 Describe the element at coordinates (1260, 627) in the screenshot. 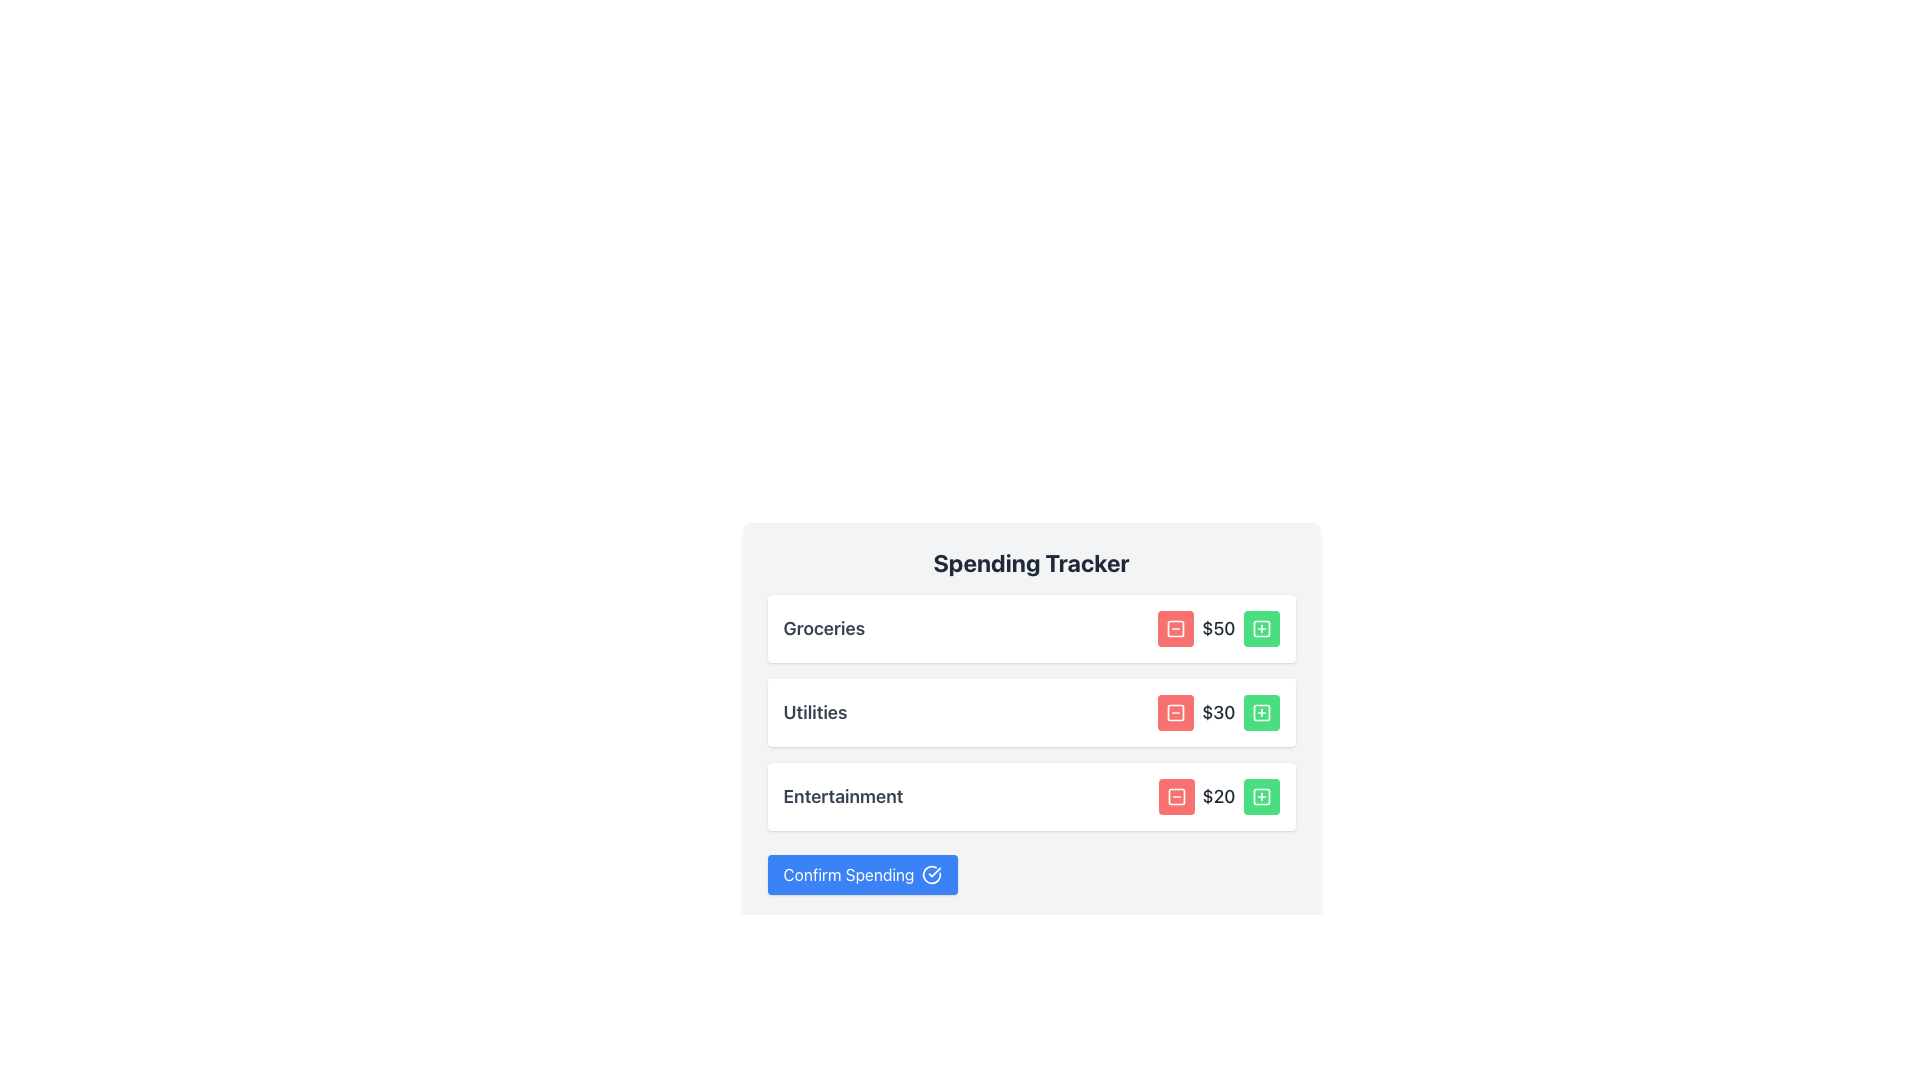

I see `the interactive control button for adding or increasing the value associated with the 'Groceries' category in the spending tracker` at that location.